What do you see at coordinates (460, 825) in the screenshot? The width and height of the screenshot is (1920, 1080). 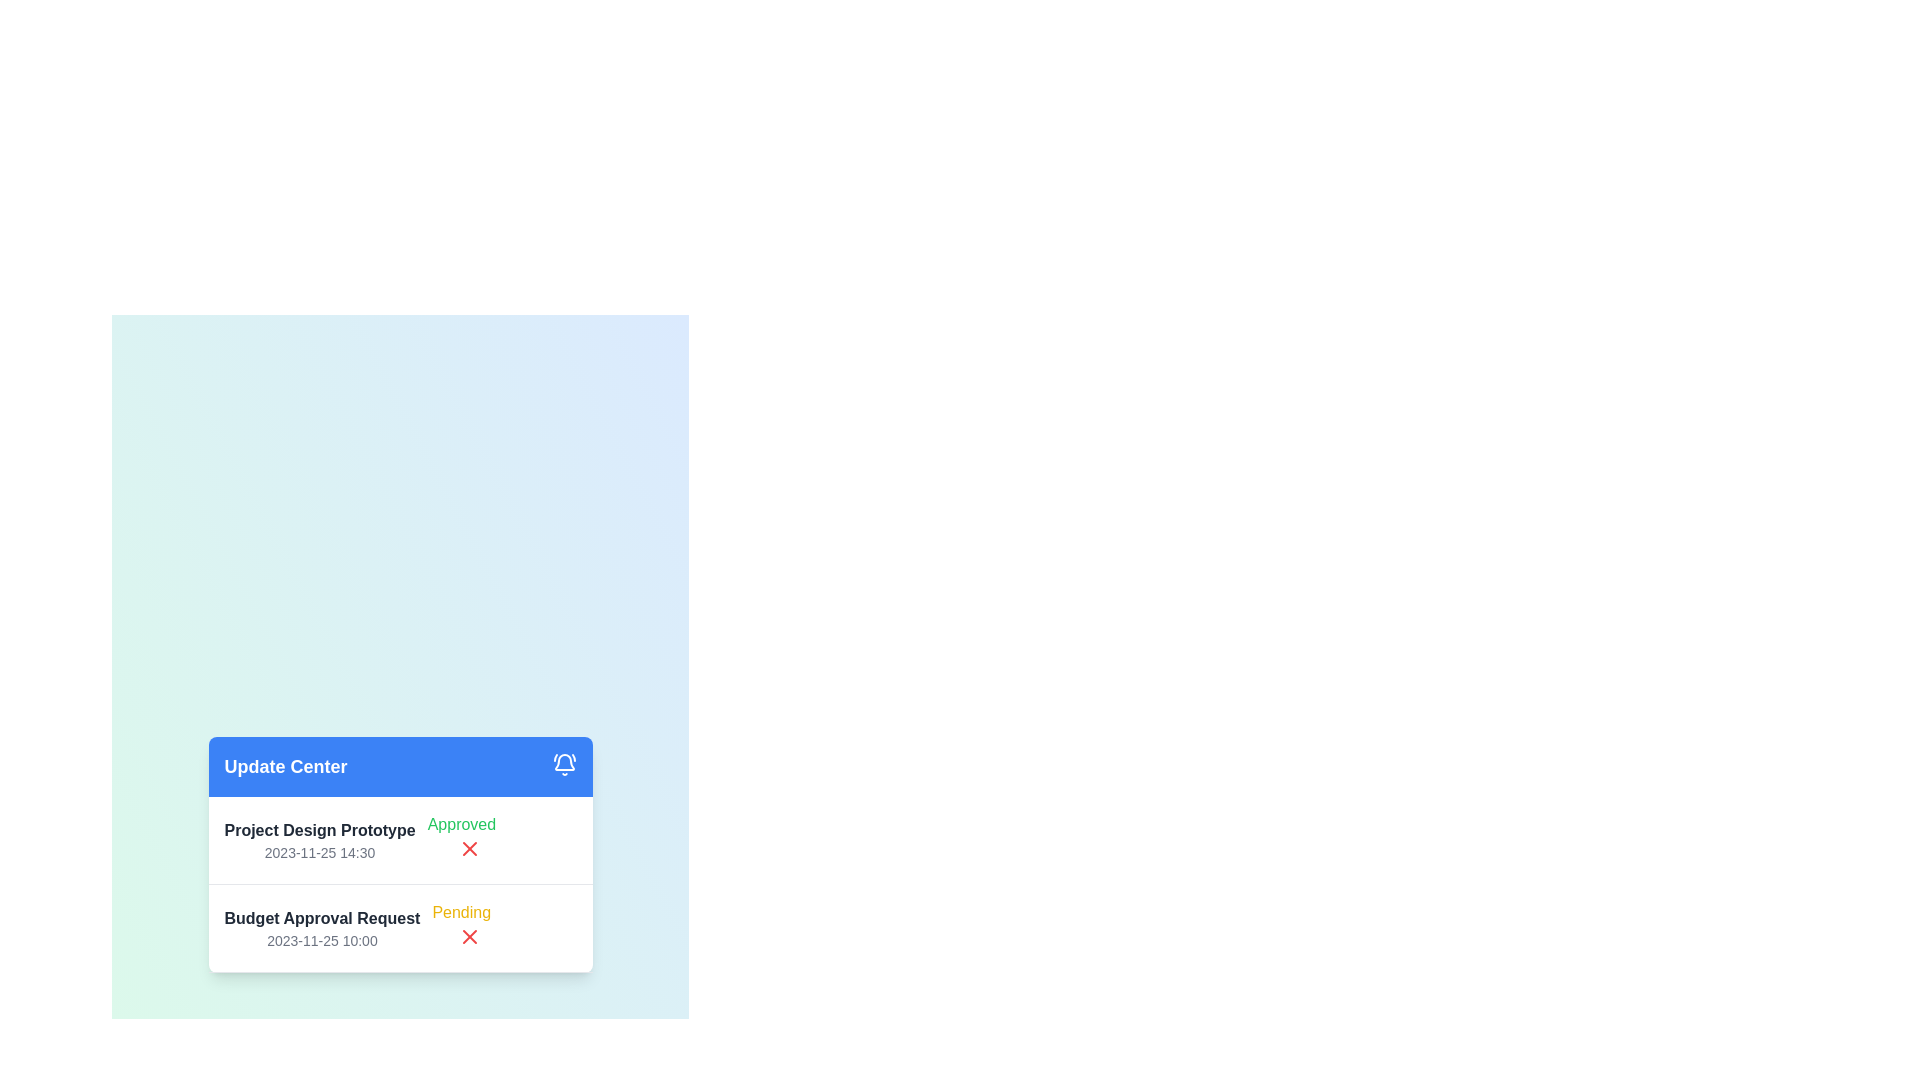 I see `the text label that displays the approval status of the 'Project Design Prototype' task, which is located above a red interaction button` at bounding box center [460, 825].